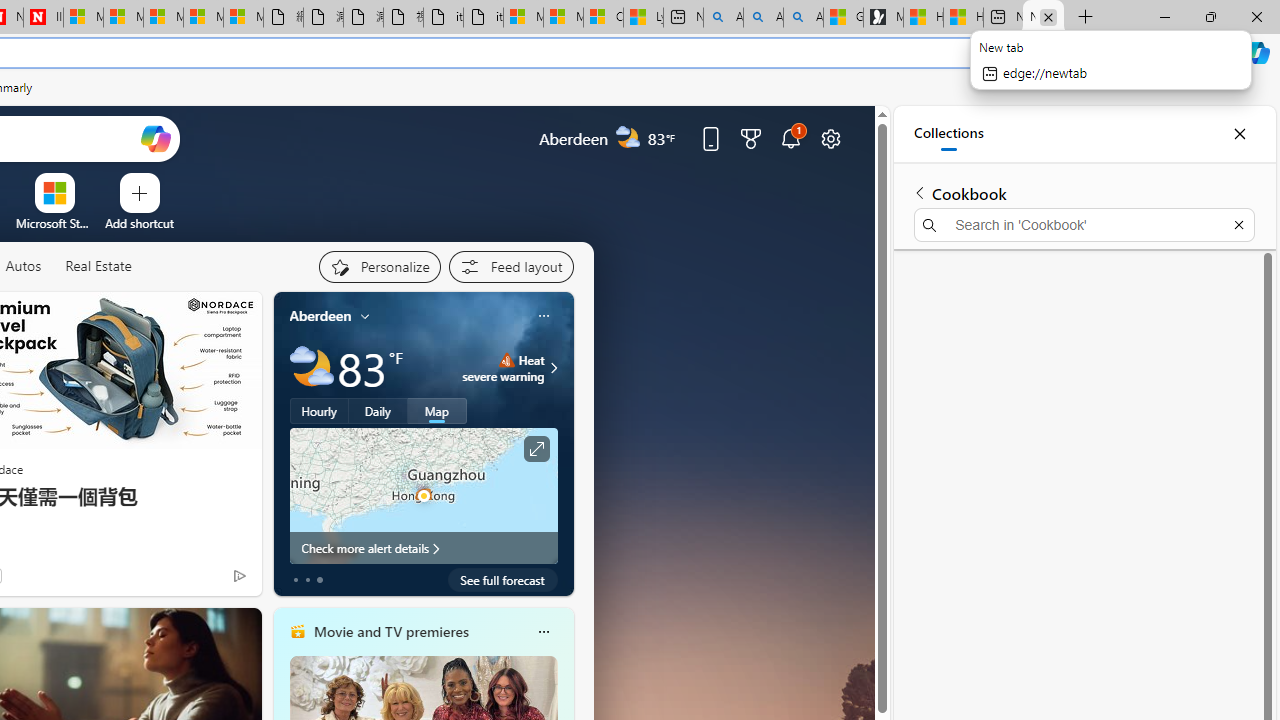 The image size is (1280, 720). I want to click on 'Heat - Severe', so click(506, 360).